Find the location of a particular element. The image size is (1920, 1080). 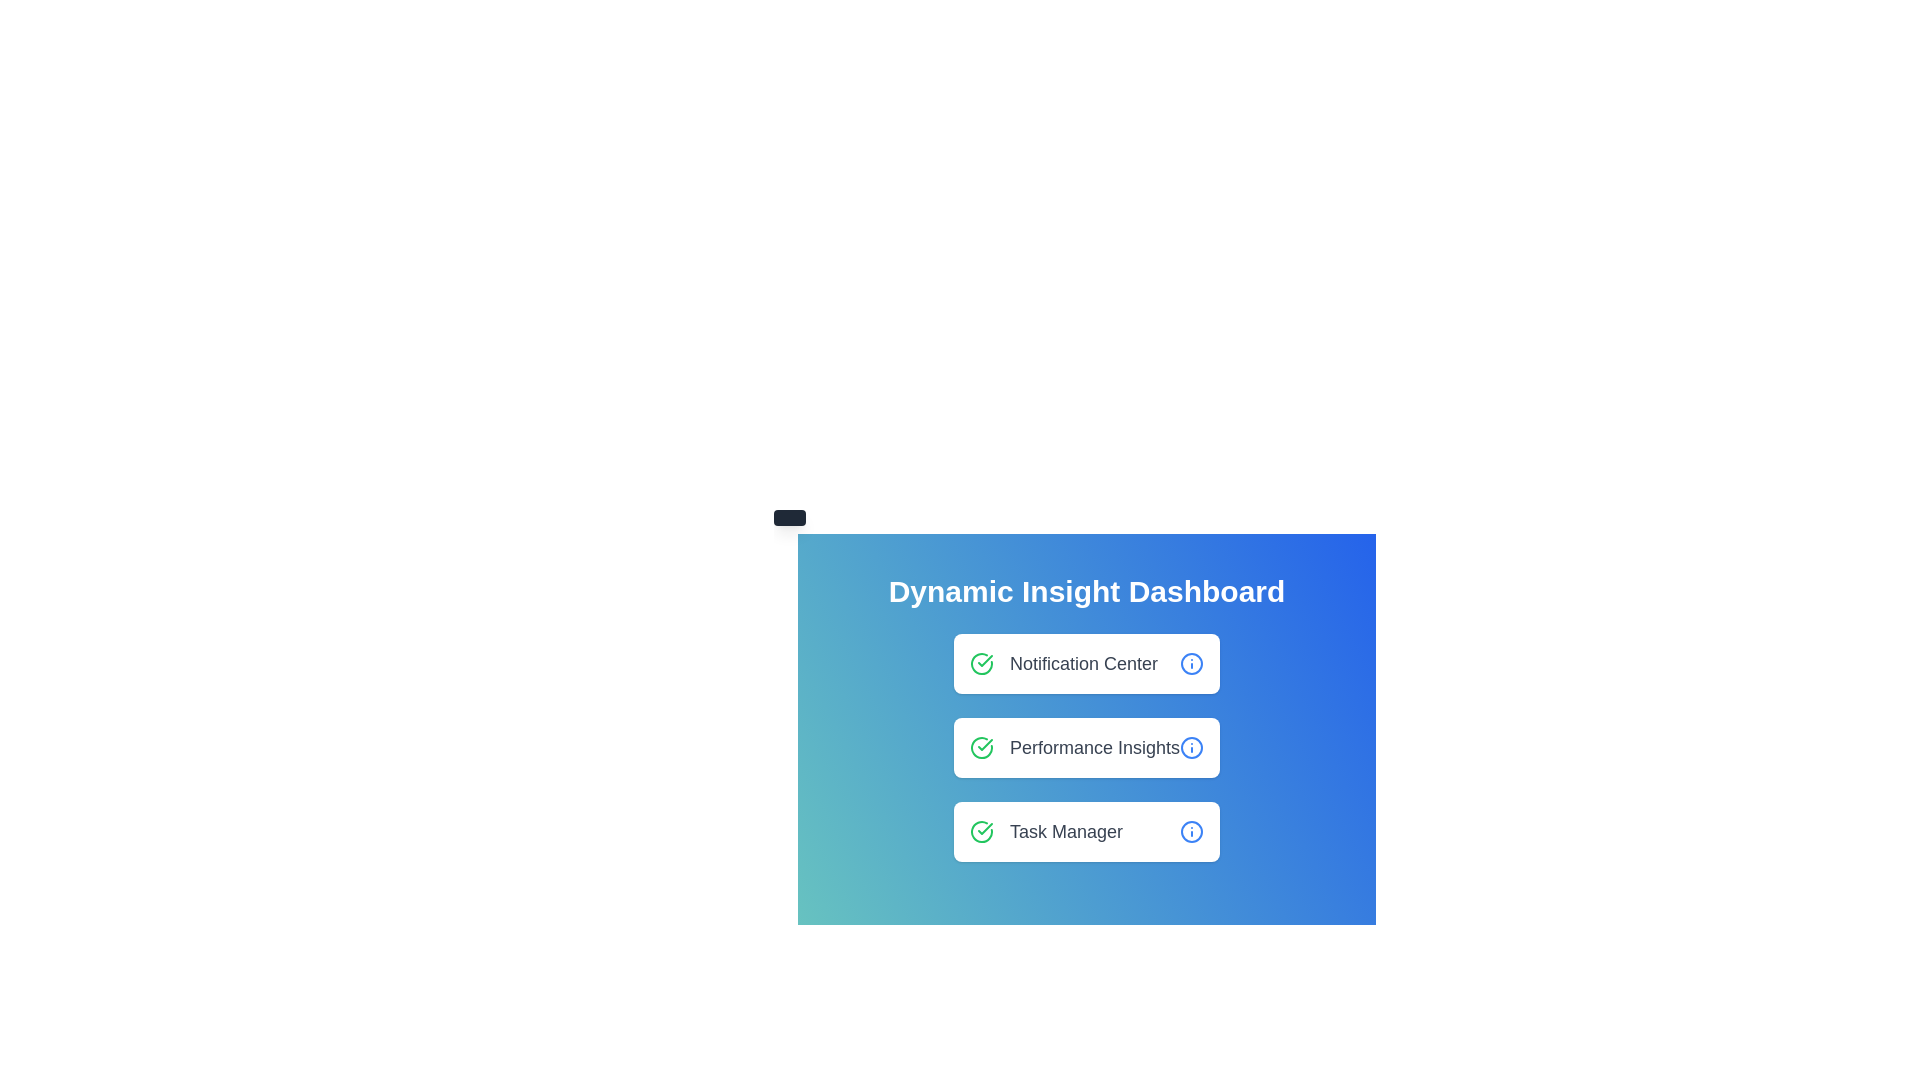

the circular icon featuring a green check mark within a green circle, located to the left of the 'Notification Center' text is located at coordinates (981, 663).